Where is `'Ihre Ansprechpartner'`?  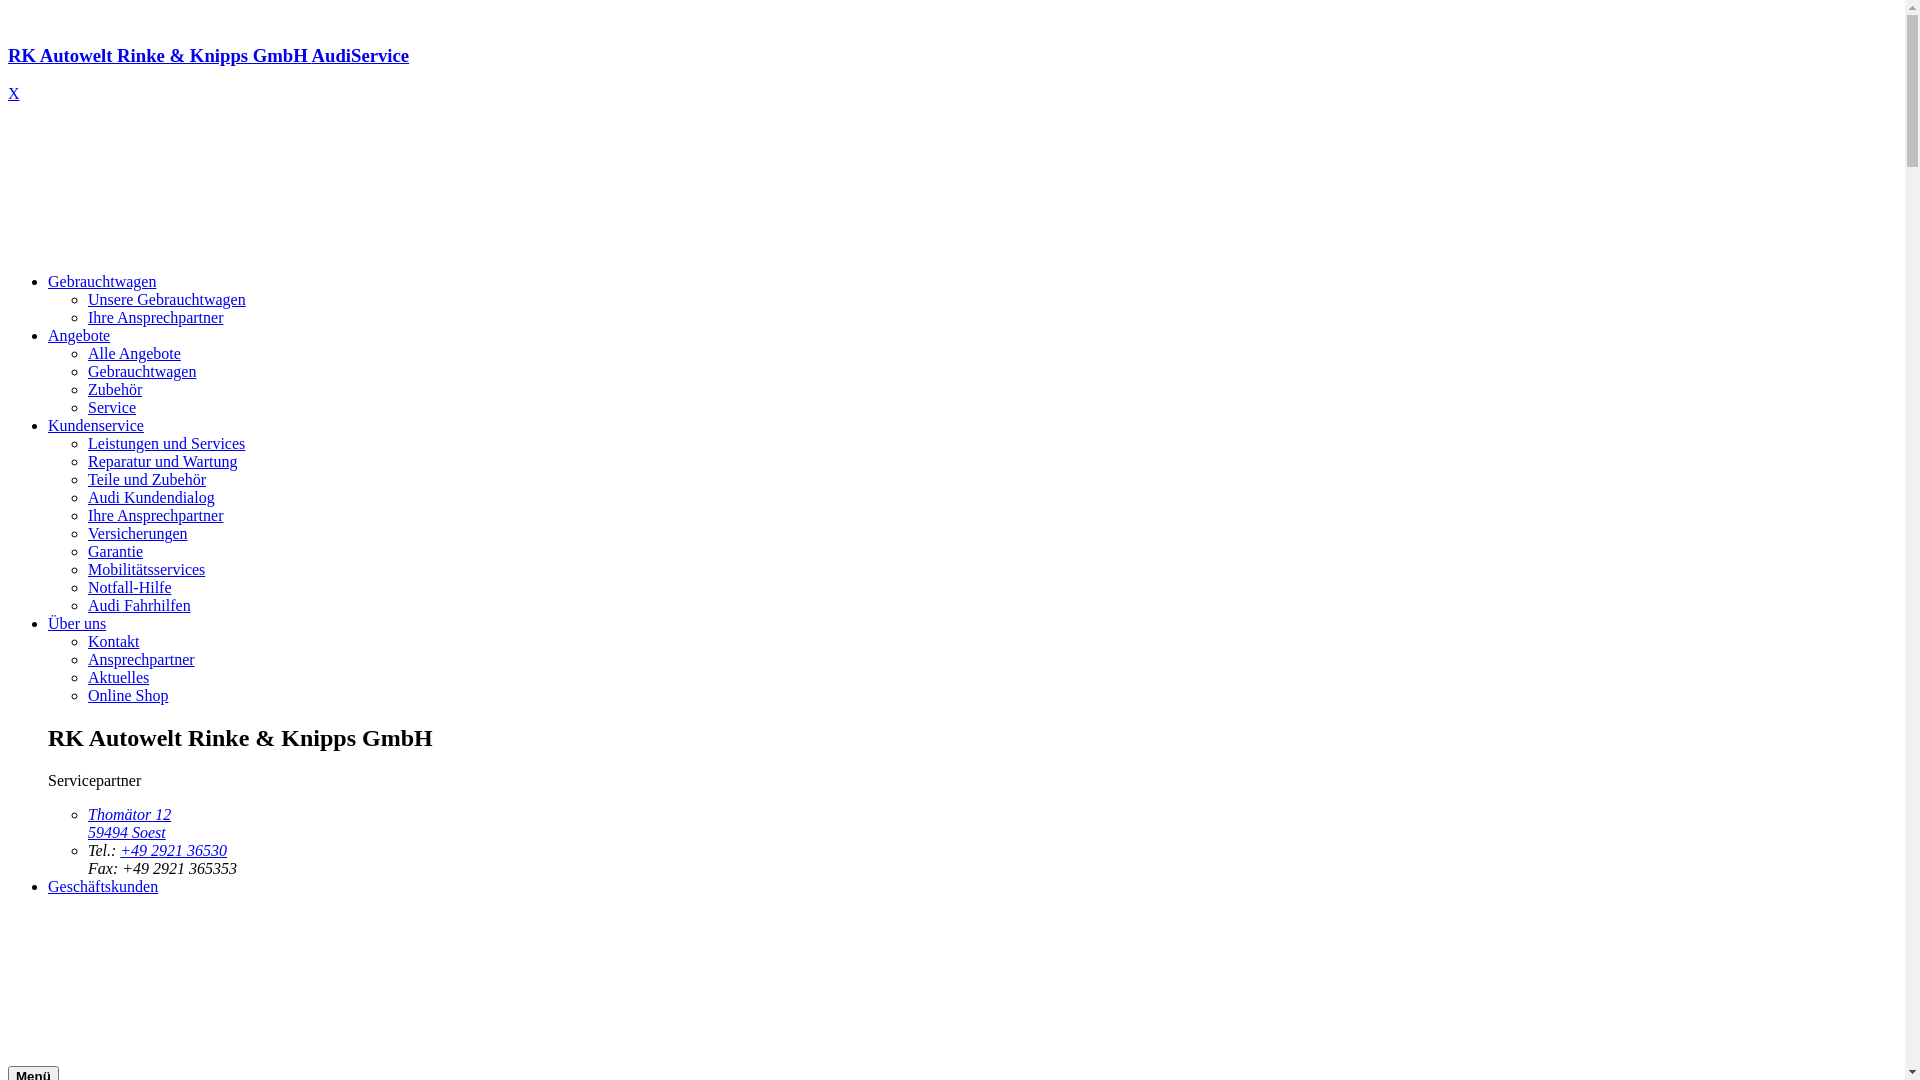 'Ihre Ansprechpartner' is located at coordinates (155, 316).